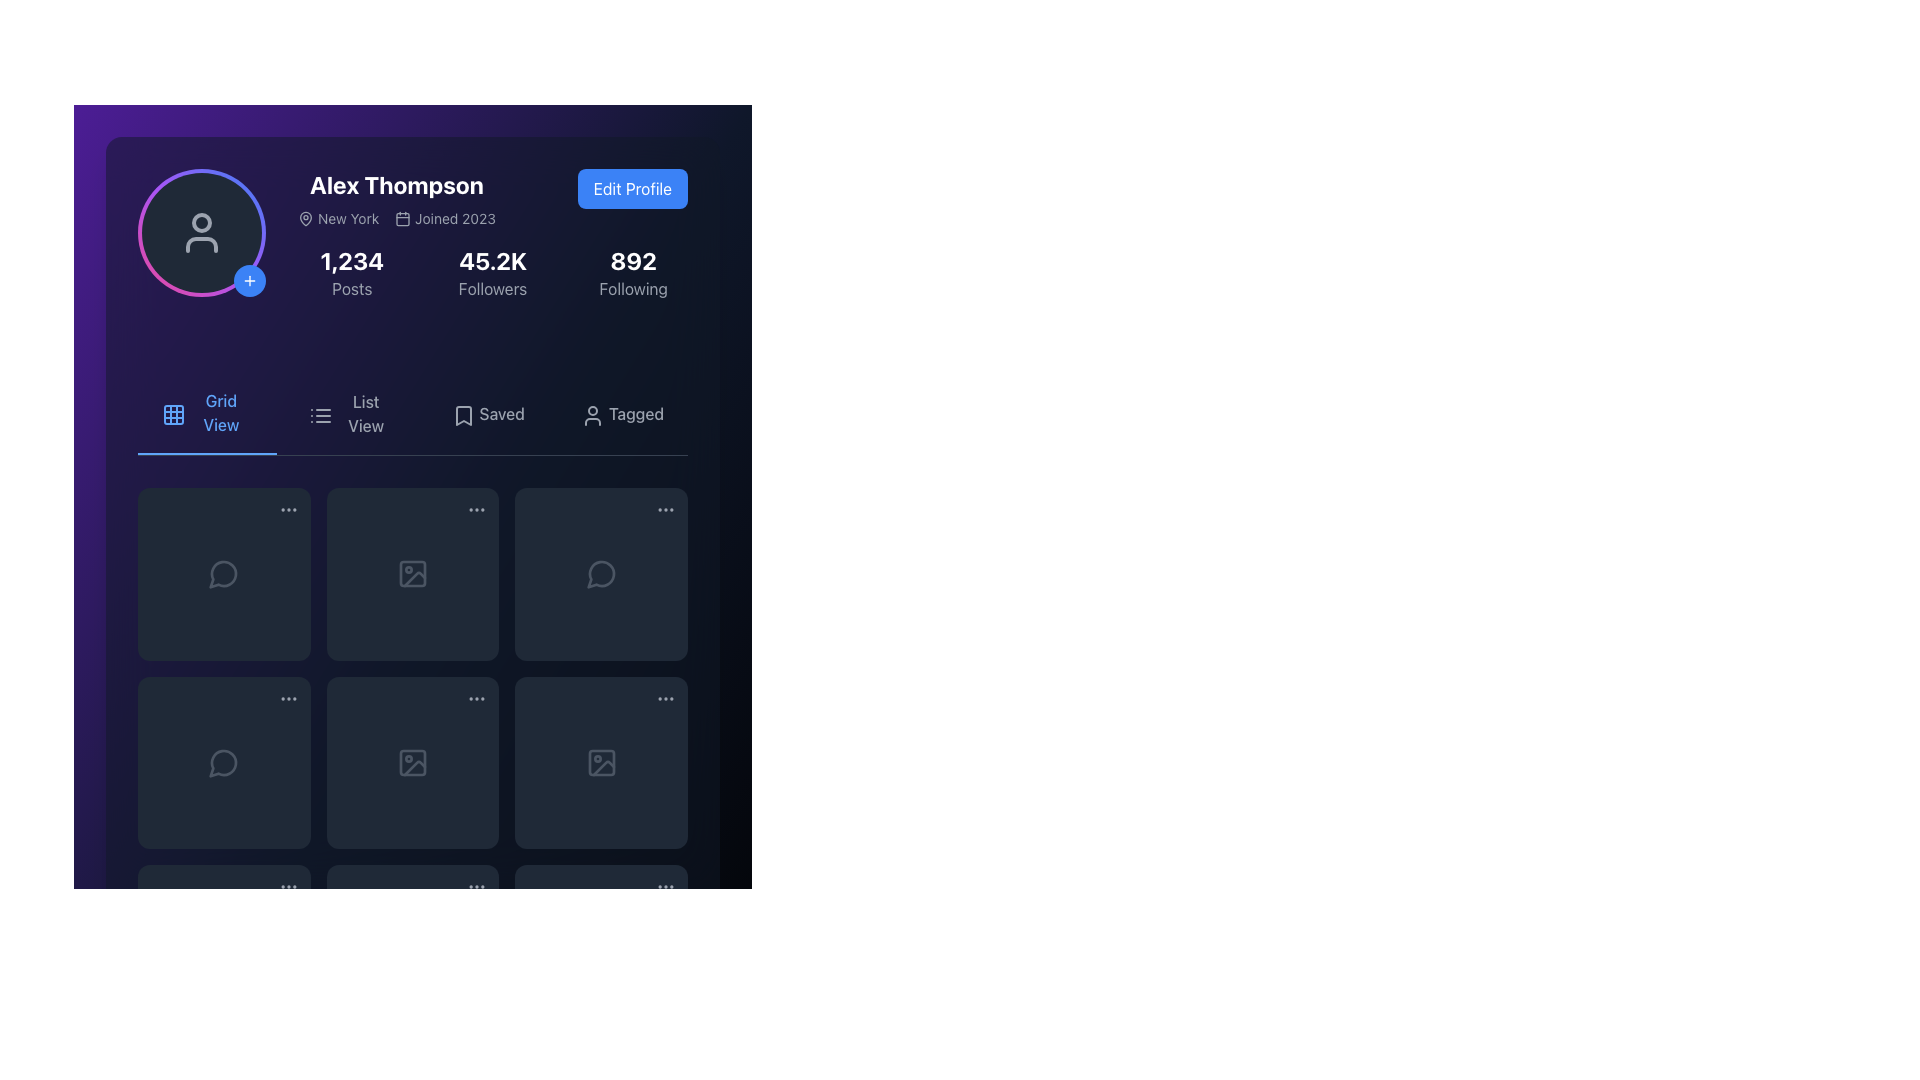 This screenshot has width=1920, height=1080. What do you see at coordinates (462, 415) in the screenshot?
I see `the 'Saved' menu item icon, which serves as a visual representation adjacent to the 'Saved' label in the navigation options on the dashboard interface` at bounding box center [462, 415].